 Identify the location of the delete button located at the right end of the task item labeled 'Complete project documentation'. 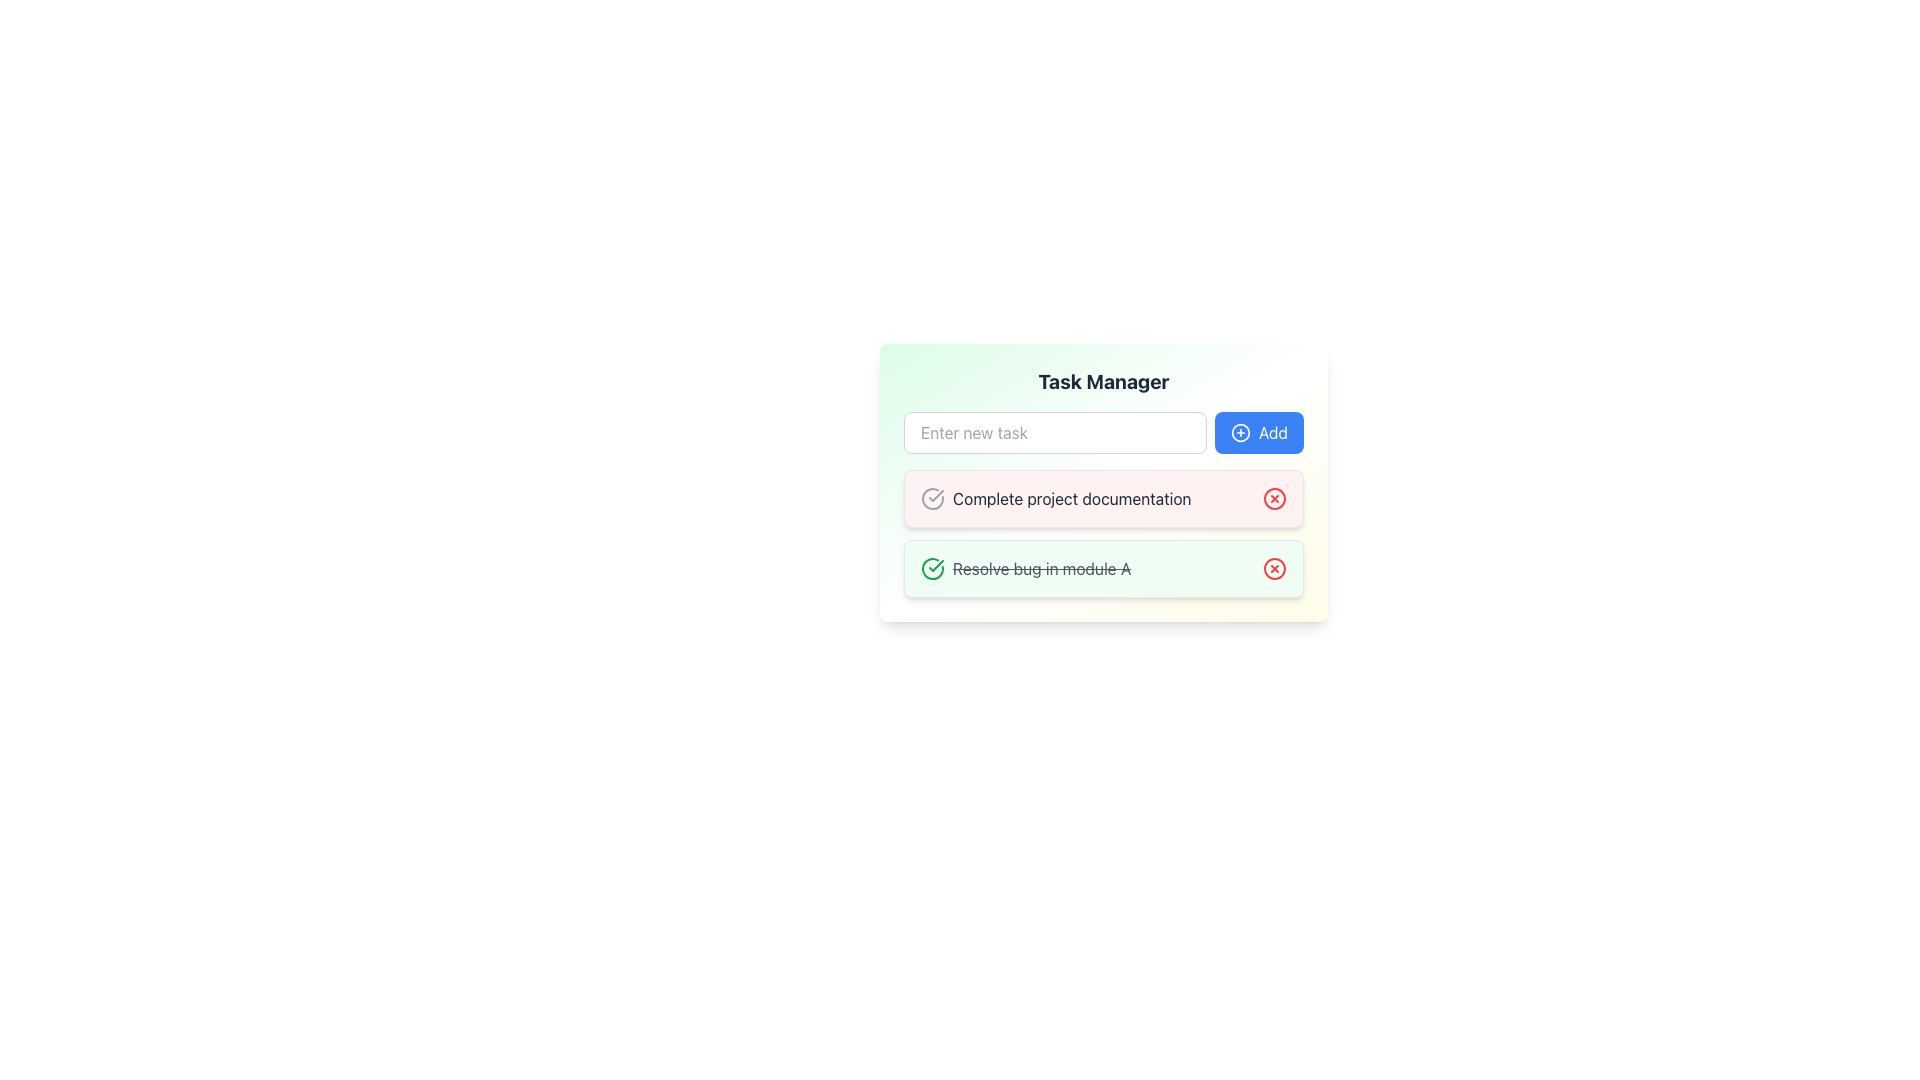
(1274, 497).